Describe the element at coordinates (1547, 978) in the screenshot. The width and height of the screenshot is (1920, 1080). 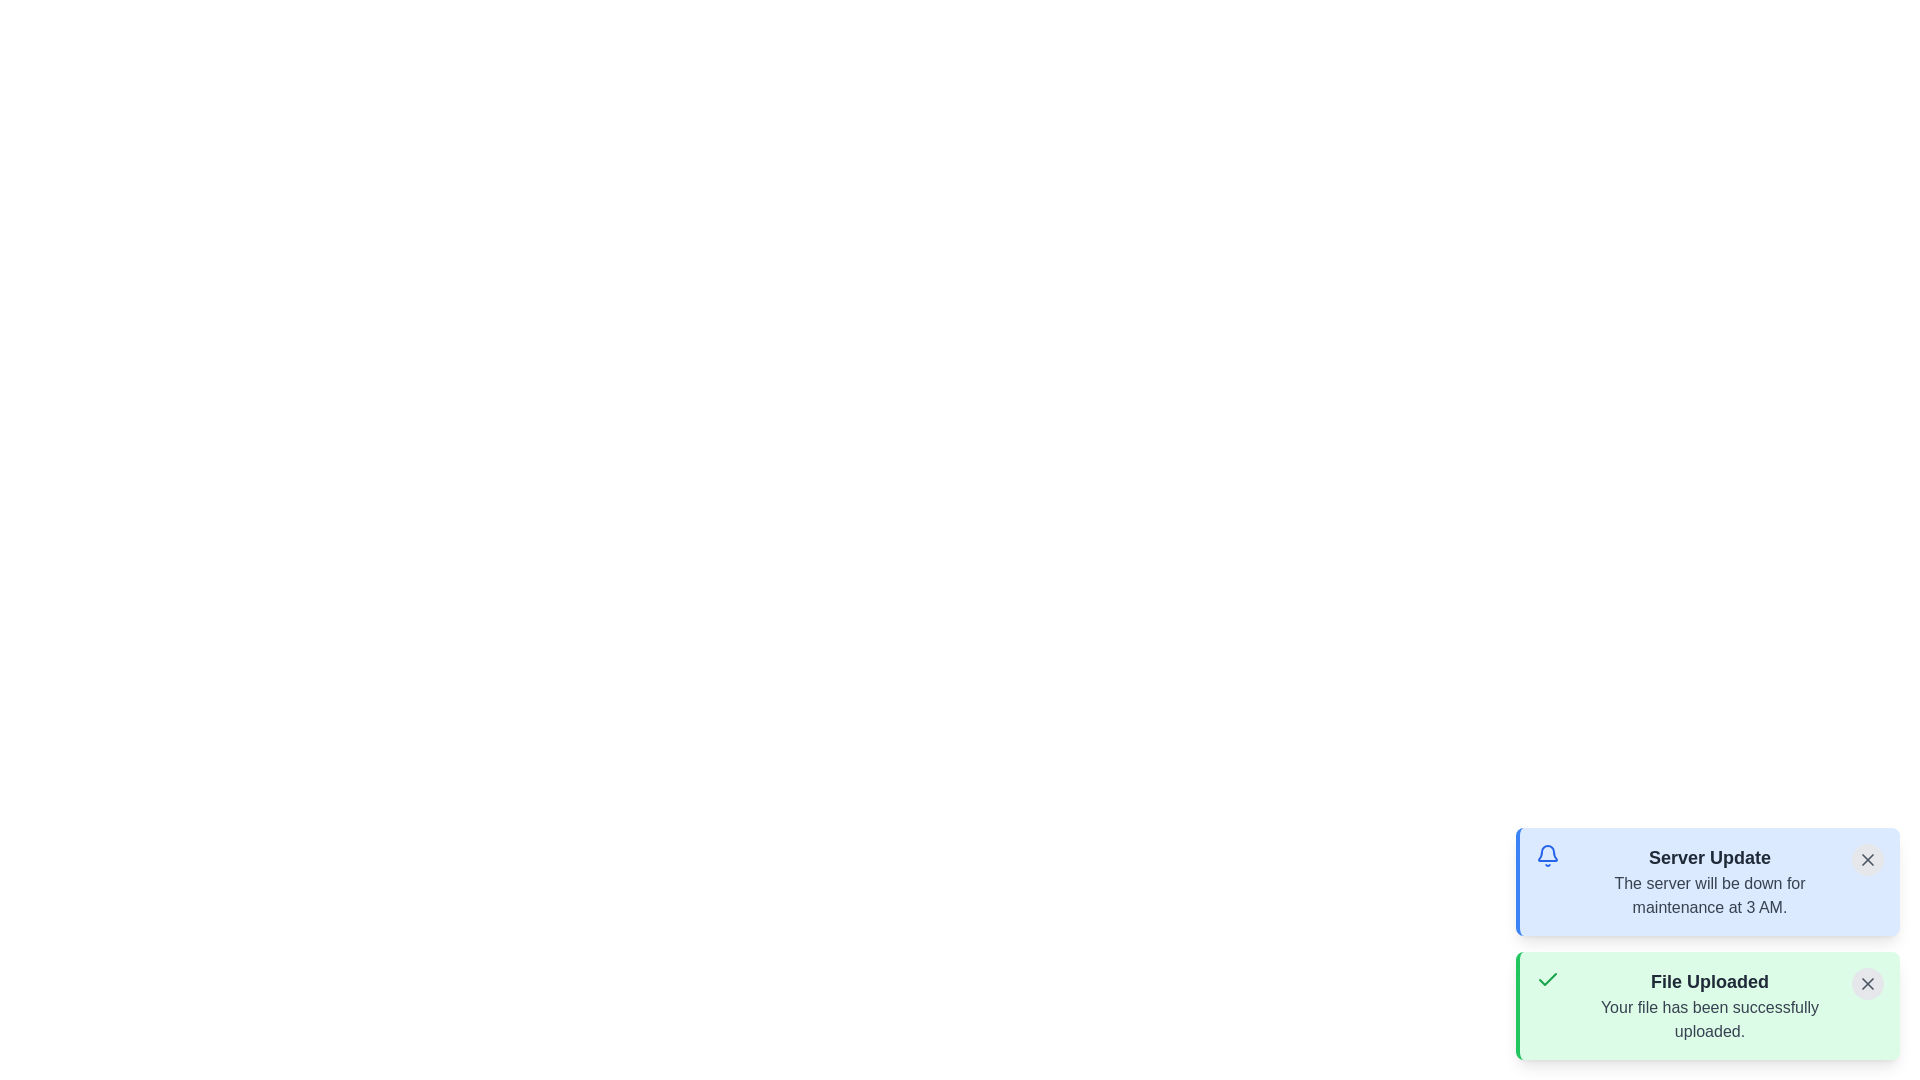
I see `the confirmation icon located at the top-left corner of the green notification card labeled 'File Uploaded', which indicates a success message` at that location.